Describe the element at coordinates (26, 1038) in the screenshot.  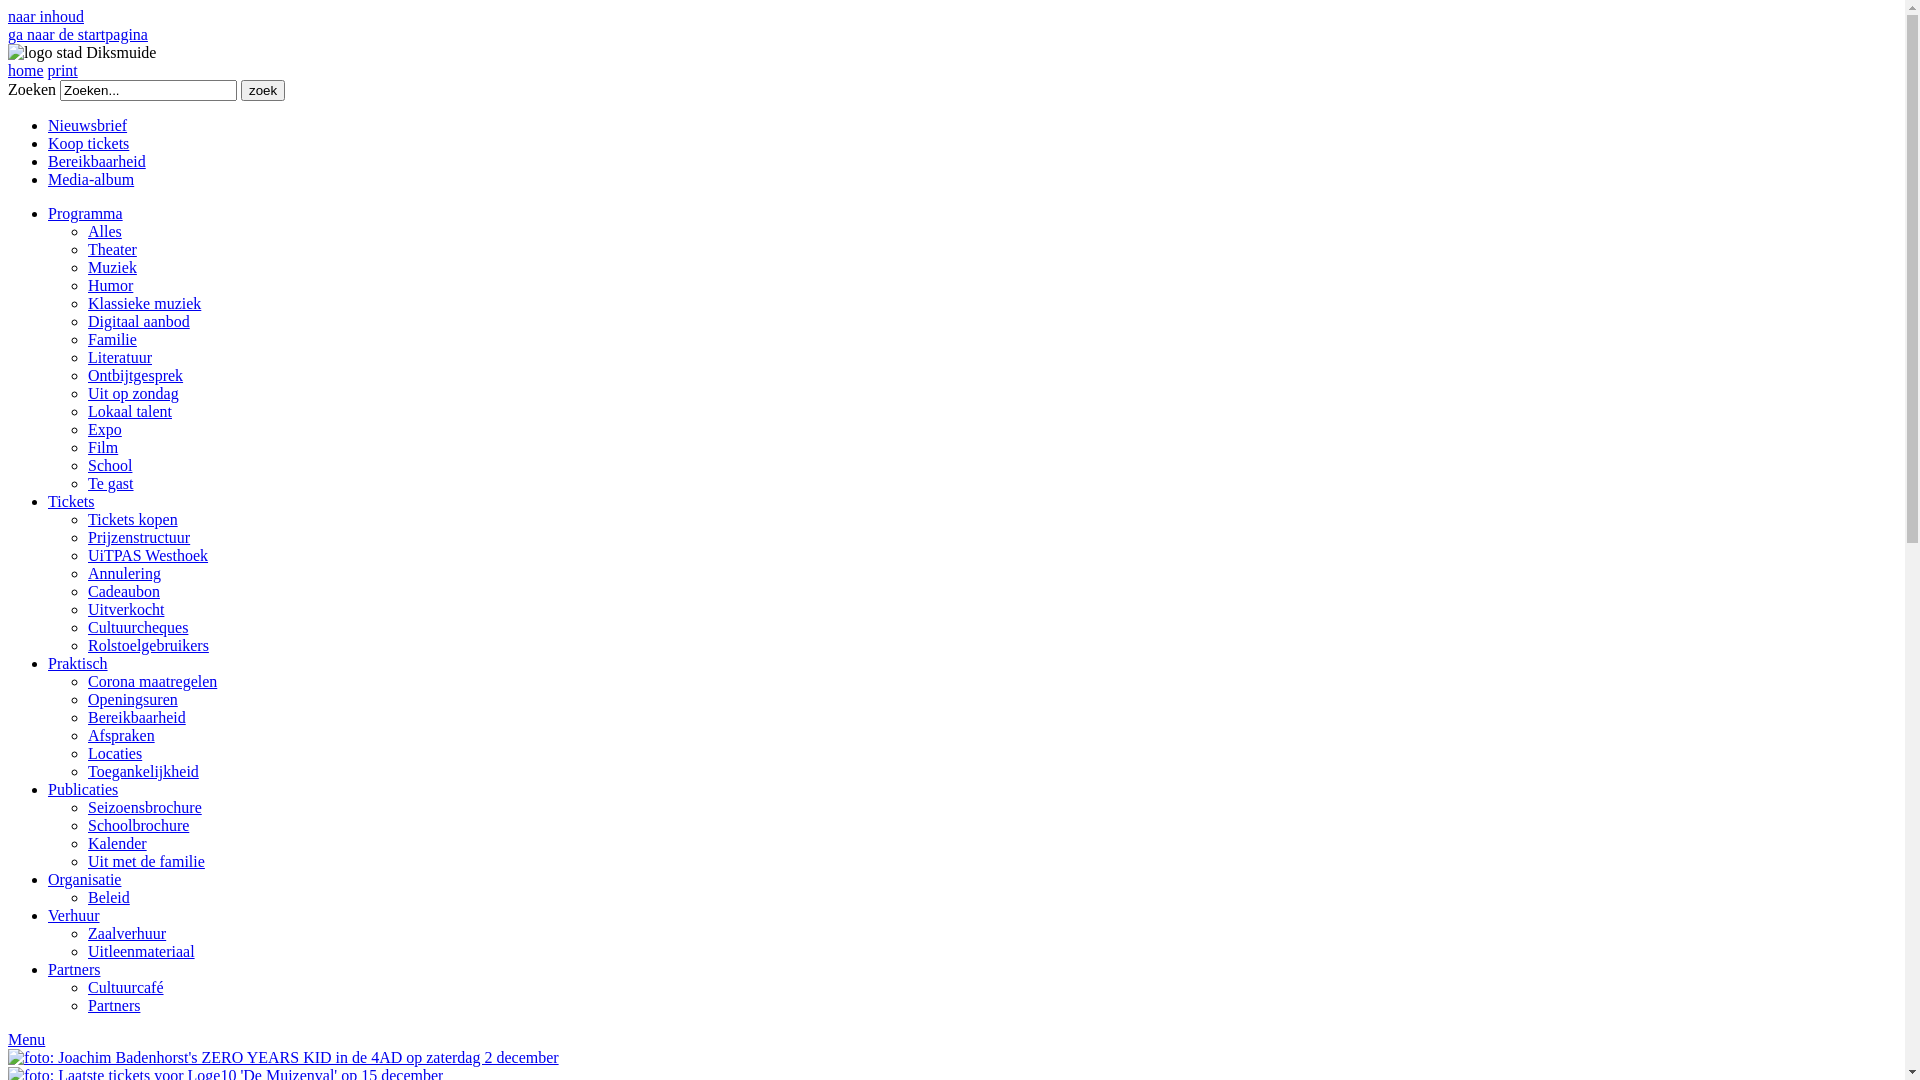
I see `'Menu'` at that location.